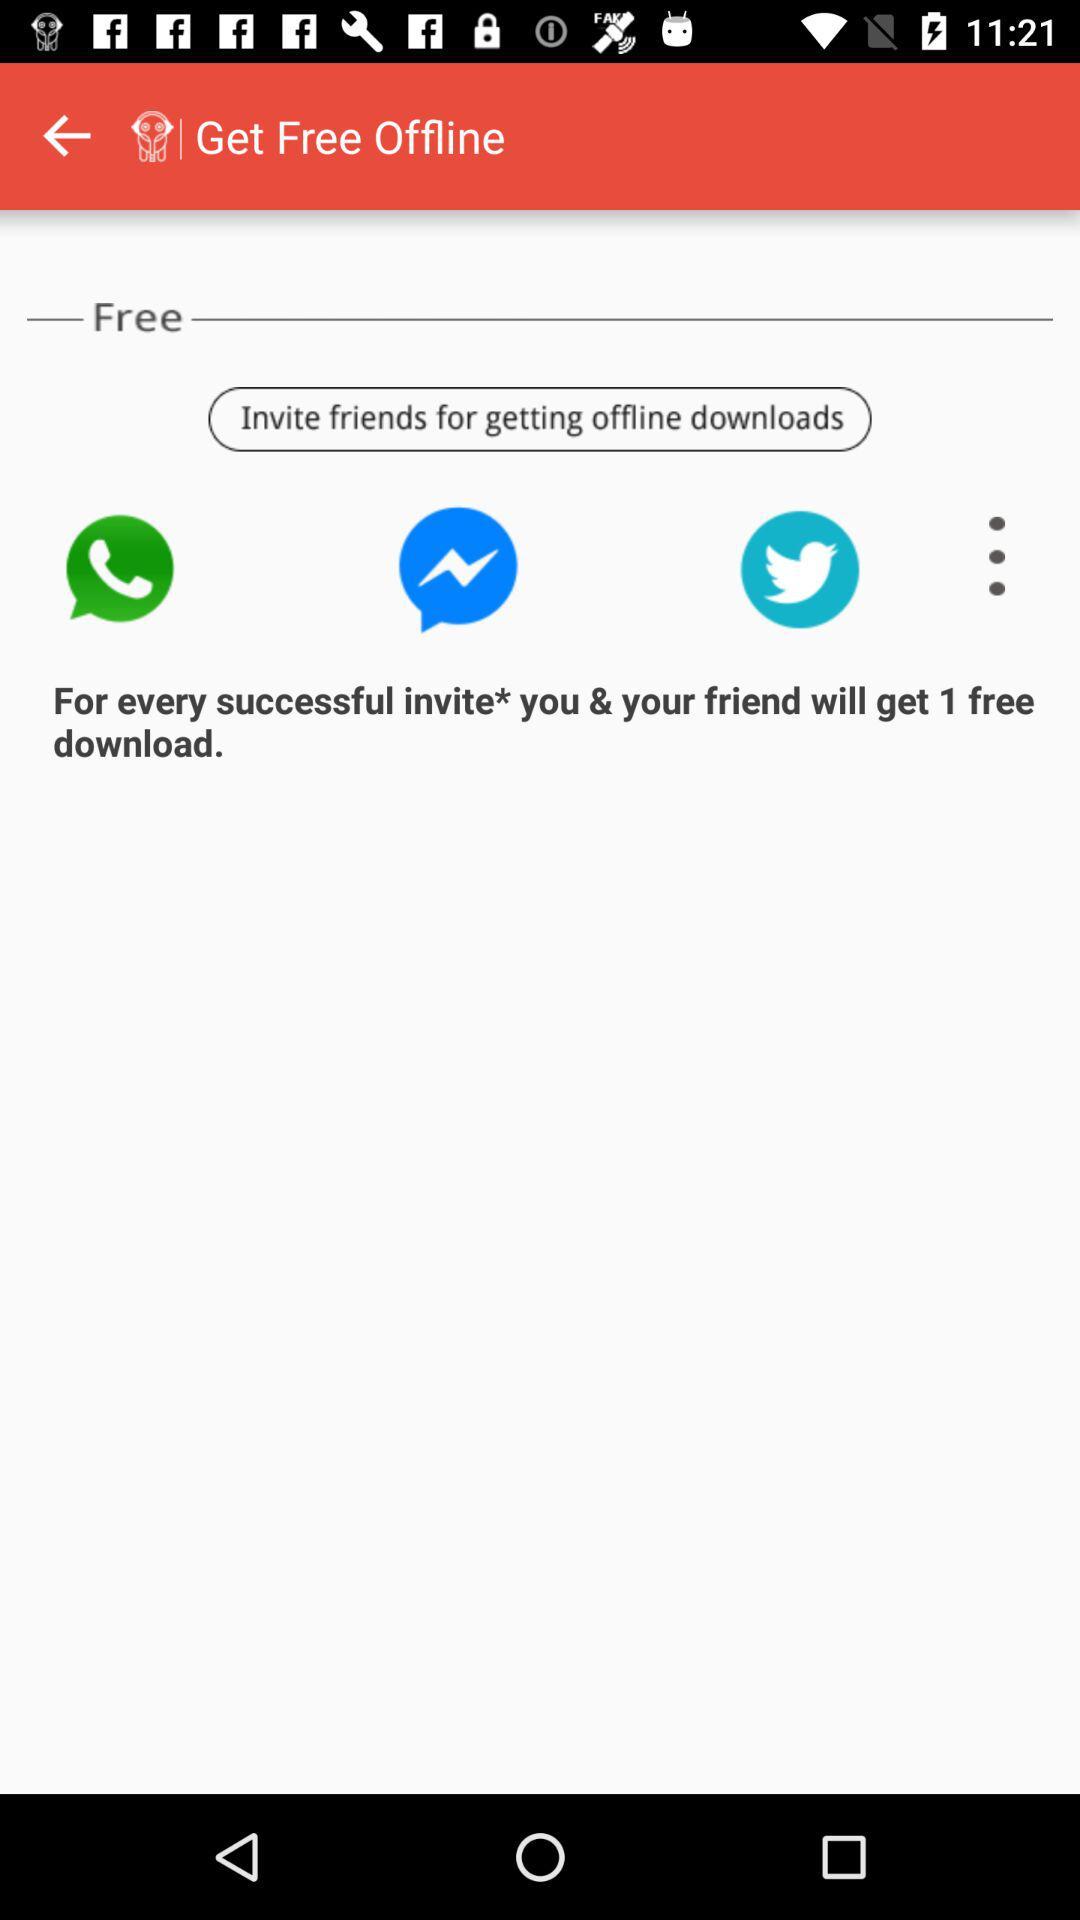  Describe the element at coordinates (997, 556) in the screenshot. I see `settings` at that location.